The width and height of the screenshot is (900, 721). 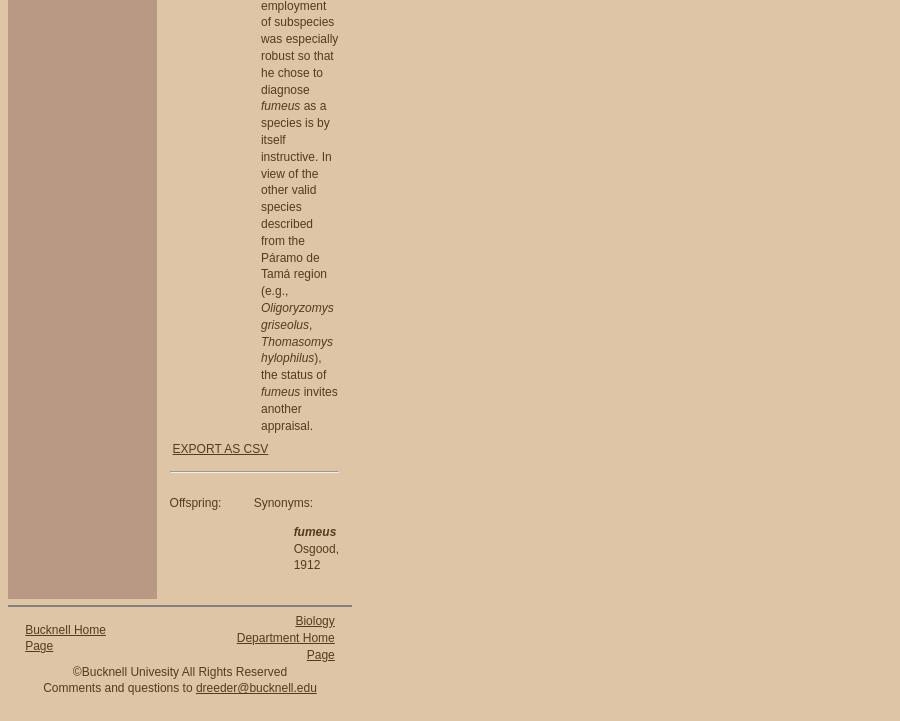 I want to click on 'Biology Department Home Page', so click(x=284, y=637).